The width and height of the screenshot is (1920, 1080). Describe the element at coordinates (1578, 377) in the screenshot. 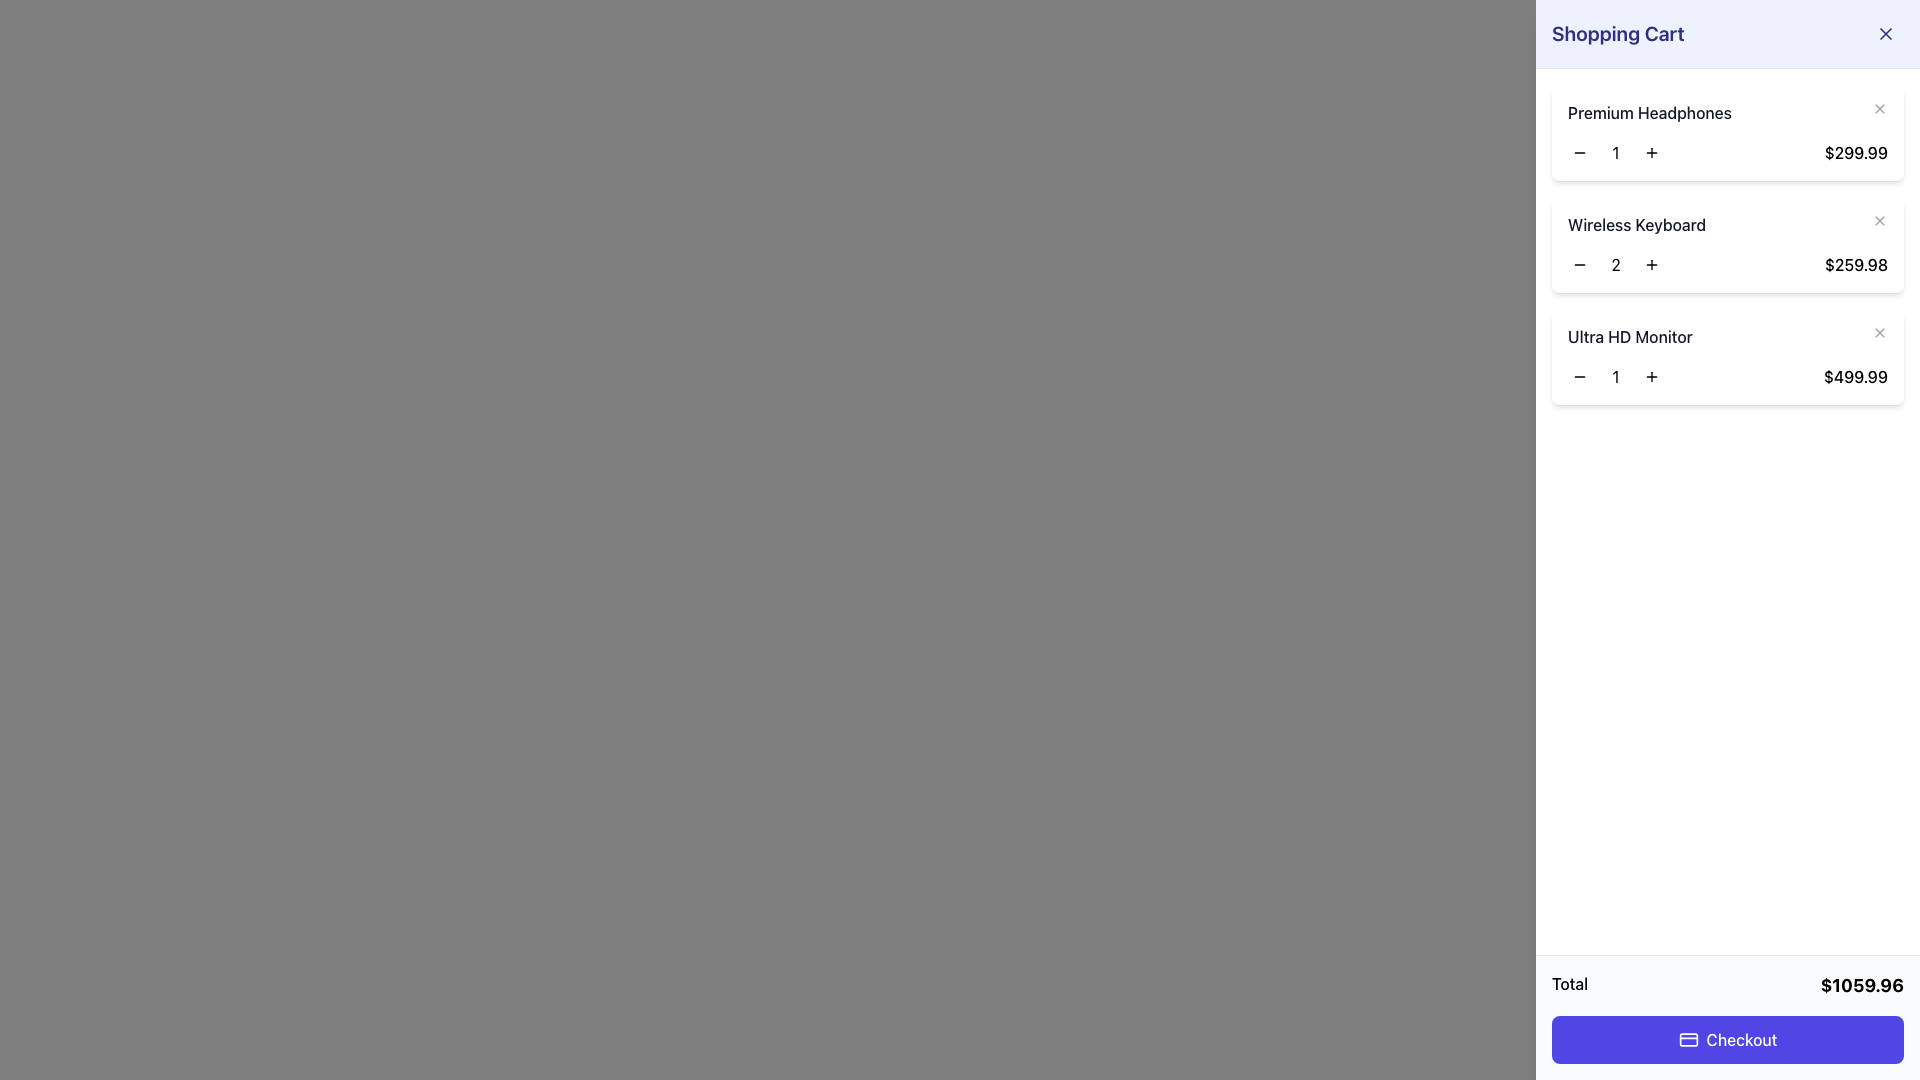

I see `the small circular button styled with a rounded border and a thin horizontal line resembling a minus symbol, located to the left of the quantity display for the 'Ultra HD Monitor' item in the shopping cart interface` at that location.